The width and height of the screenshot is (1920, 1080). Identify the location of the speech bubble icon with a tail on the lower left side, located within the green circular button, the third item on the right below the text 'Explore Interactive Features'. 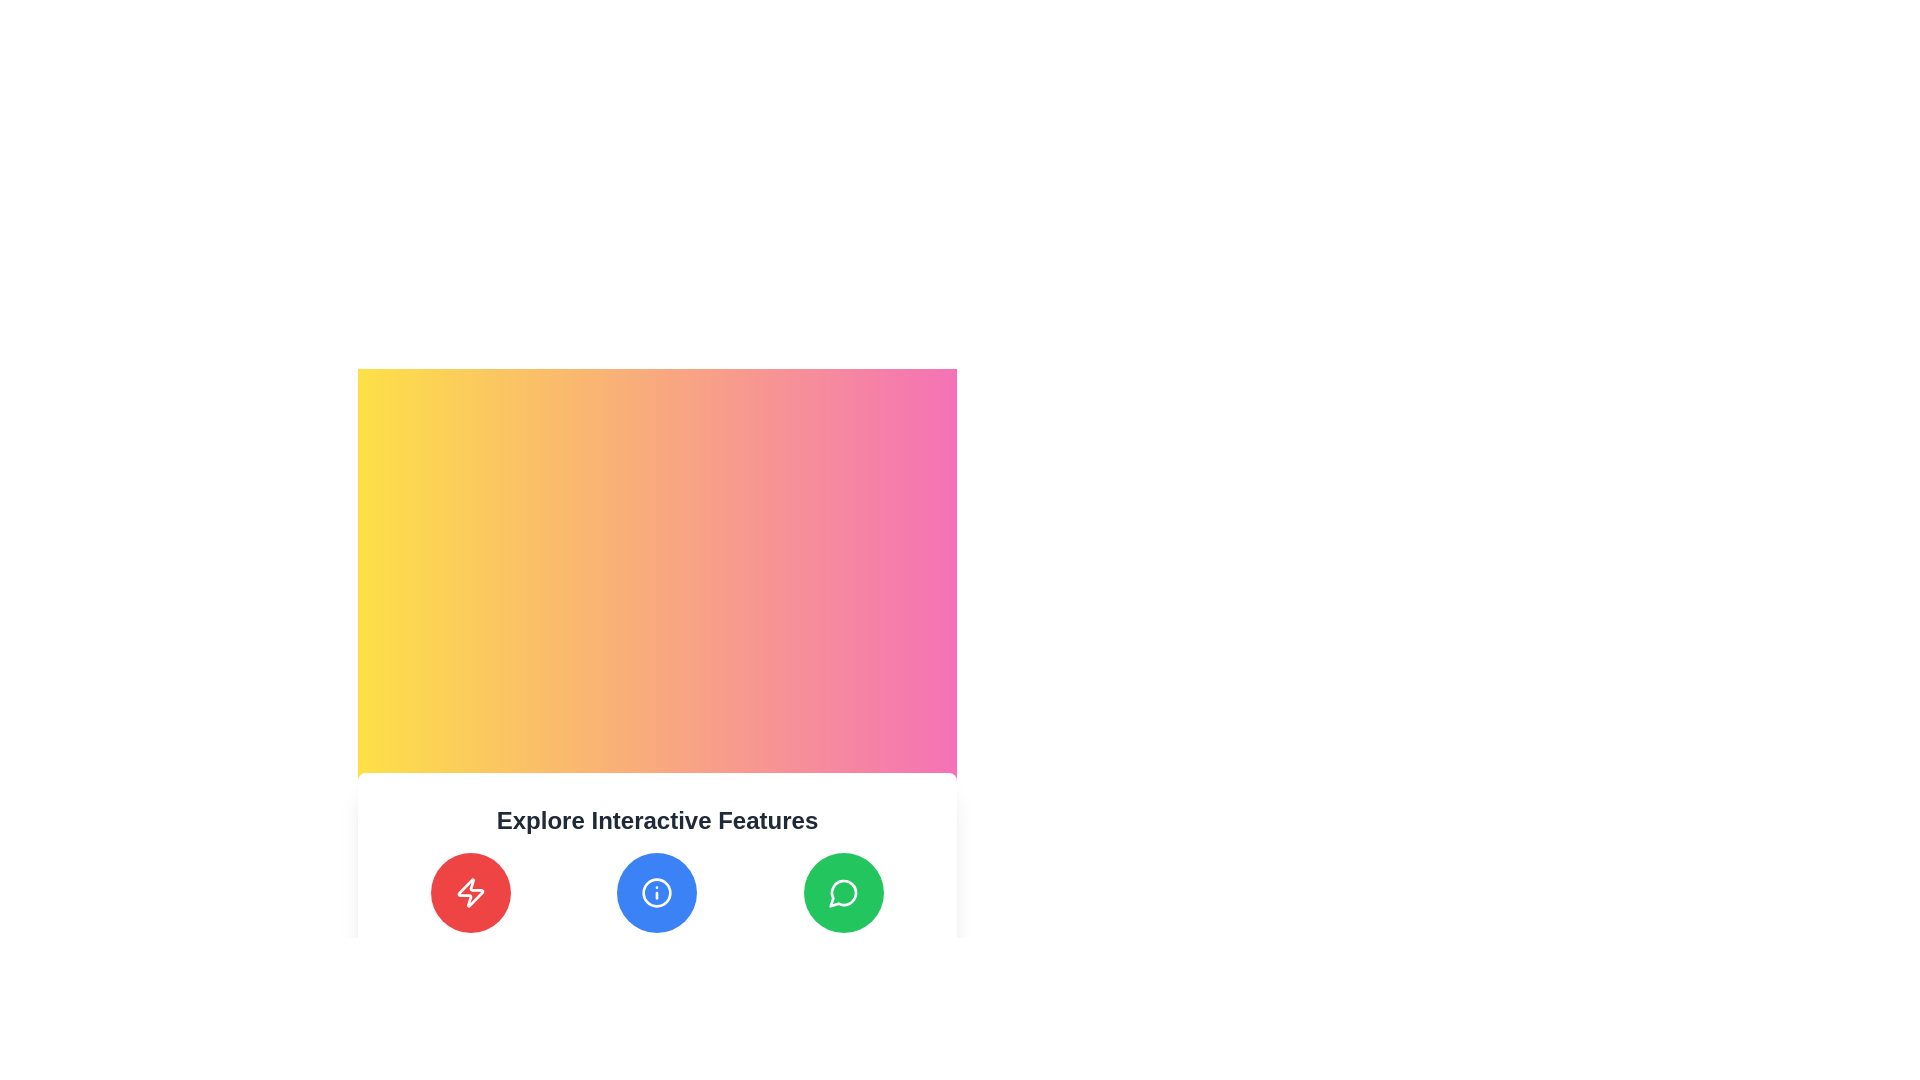
(843, 892).